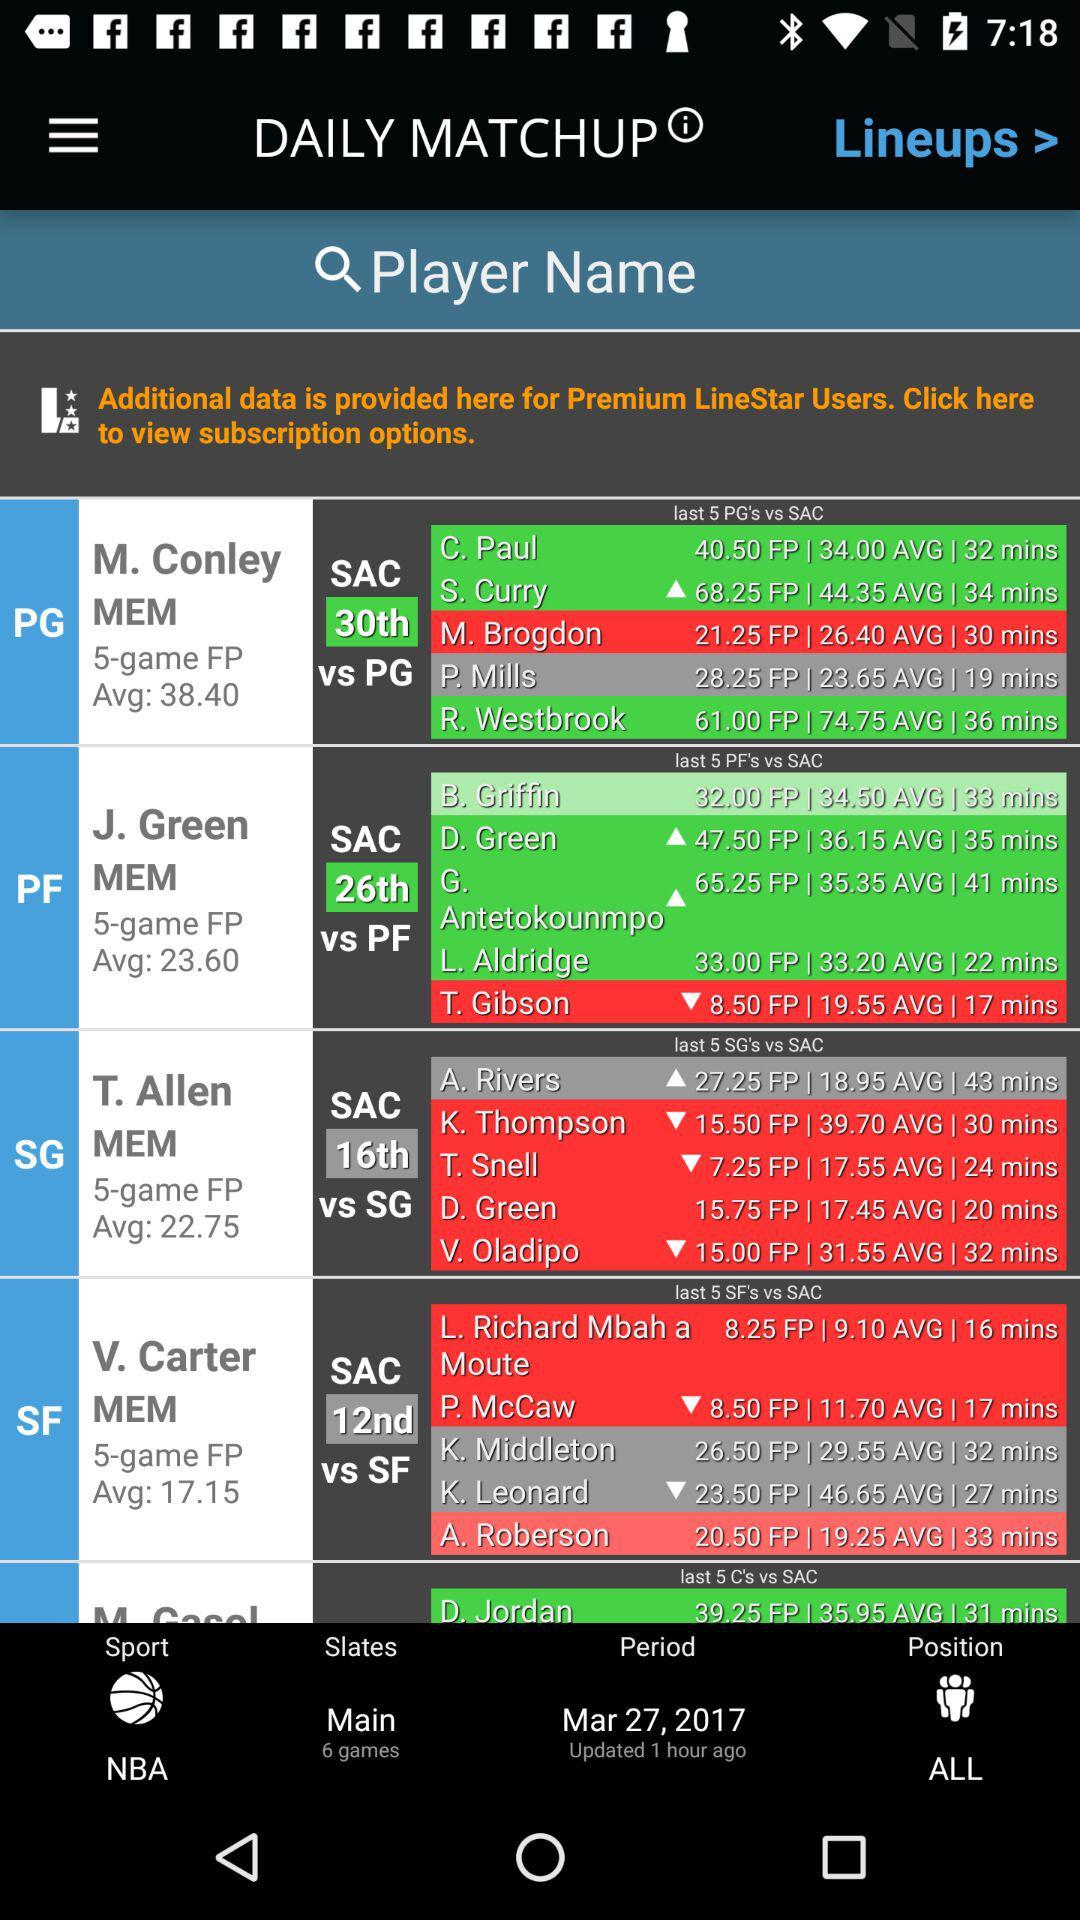  Describe the element at coordinates (500, 268) in the screenshot. I see `search icon for player name` at that location.